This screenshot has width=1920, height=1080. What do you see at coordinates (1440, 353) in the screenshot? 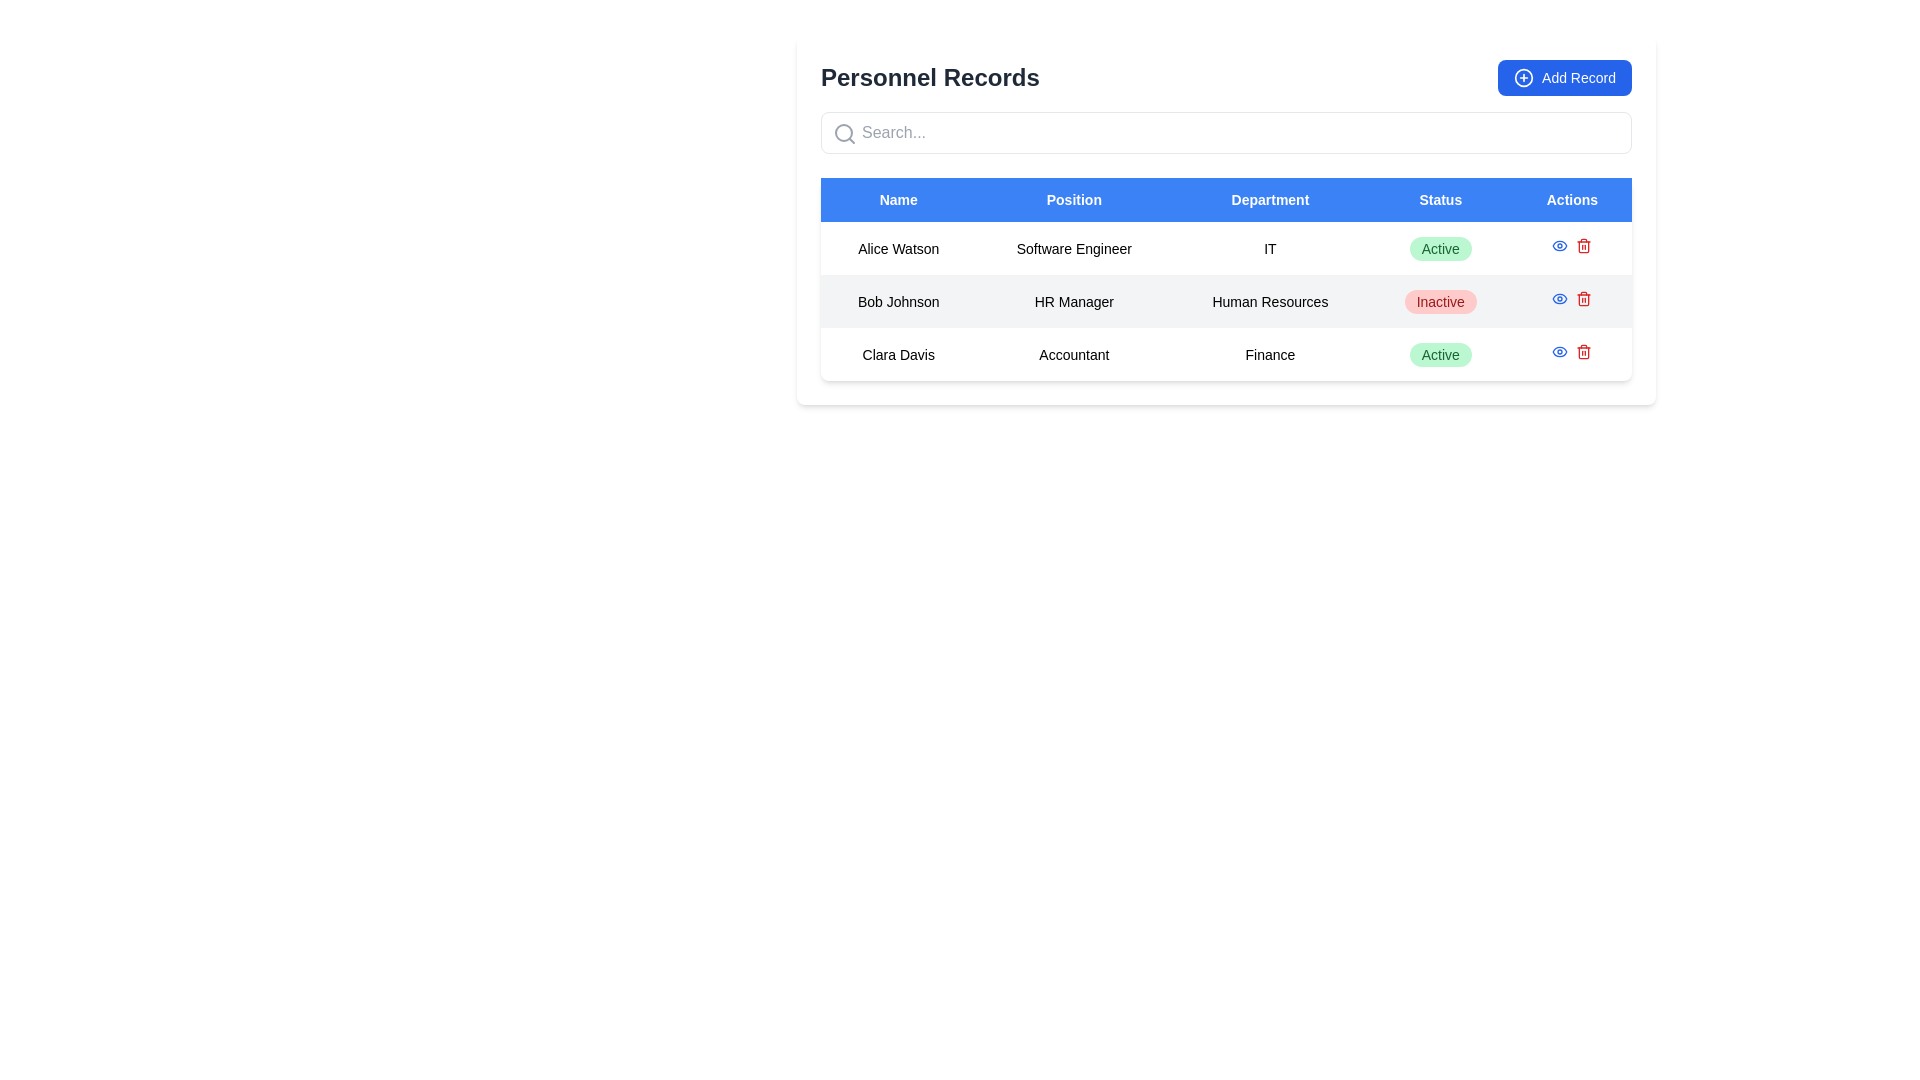
I see `the 'Status' label indicating that 'Clara Davis' is currently active, located in the last row of the 'Personnel Records' table` at bounding box center [1440, 353].